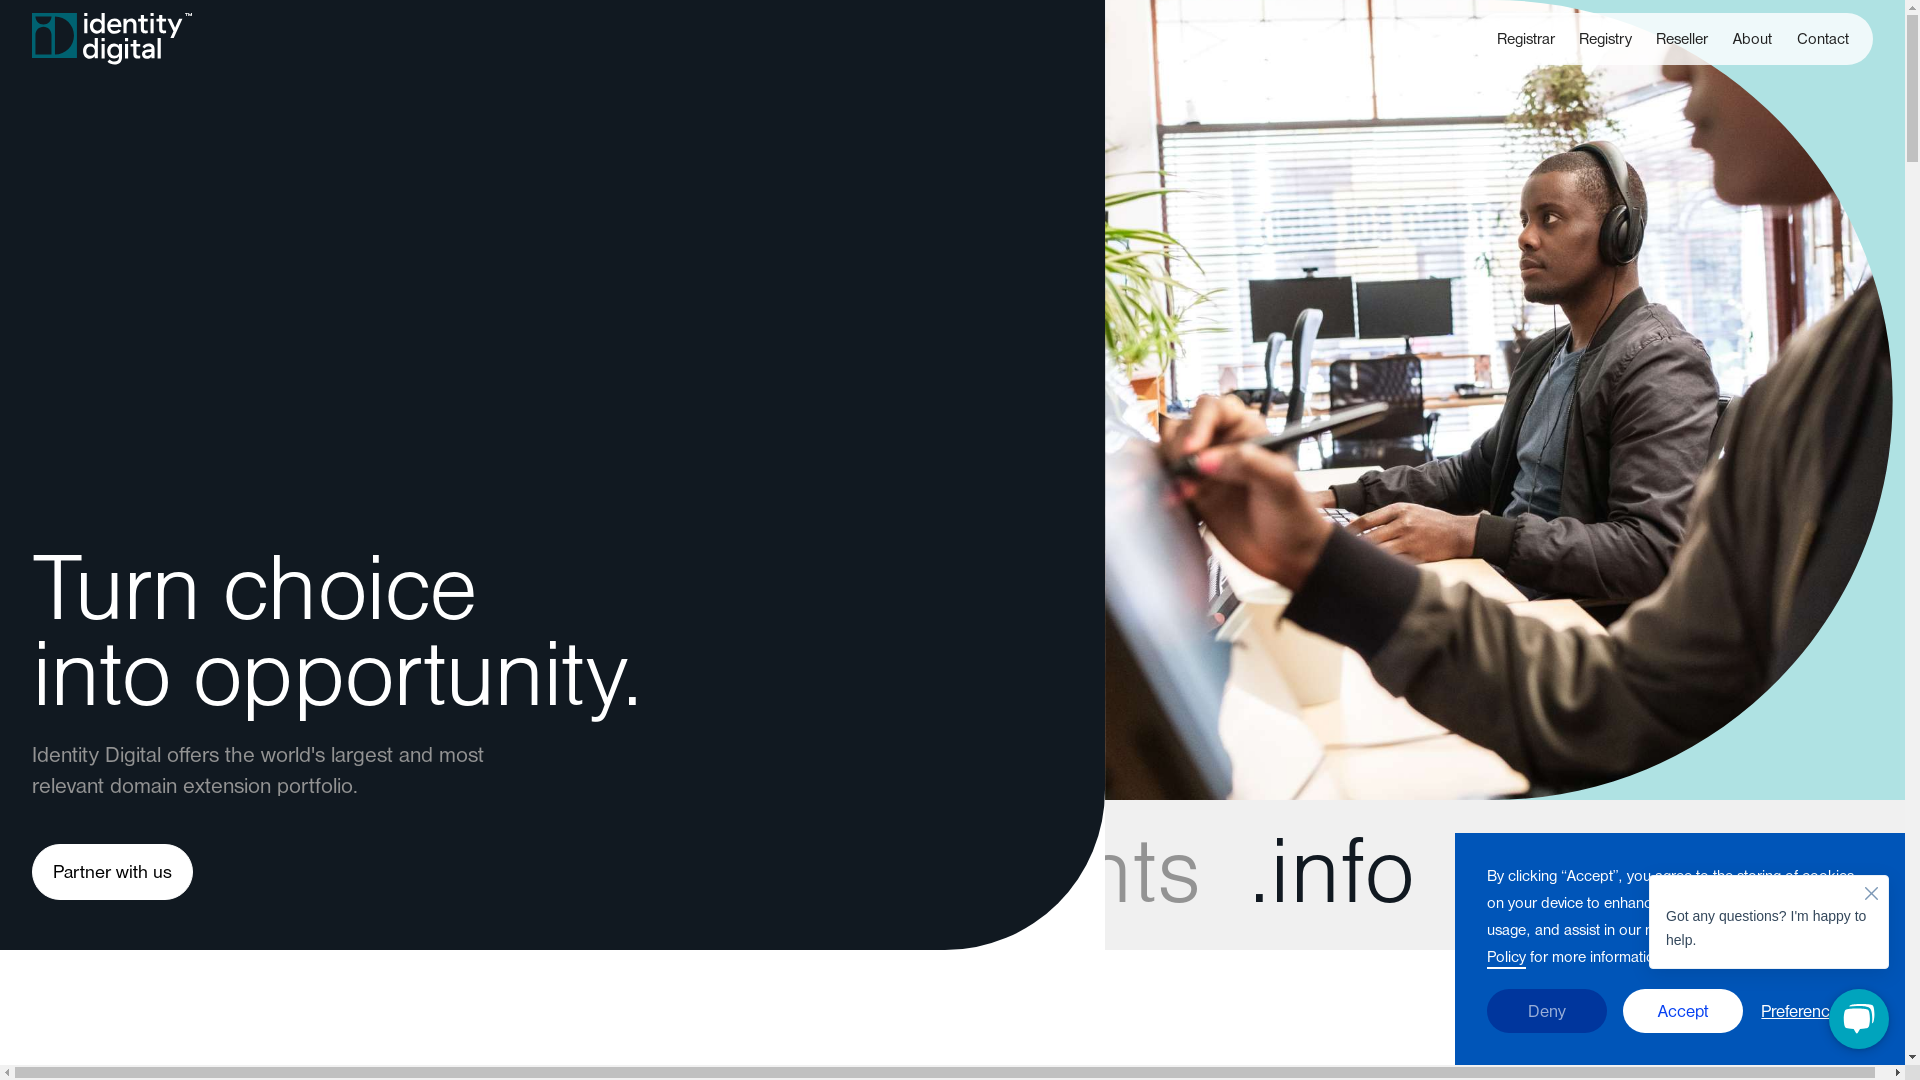 The width and height of the screenshot is (1920, 1080). I want to click on 'Contact', so click(1823, 41).